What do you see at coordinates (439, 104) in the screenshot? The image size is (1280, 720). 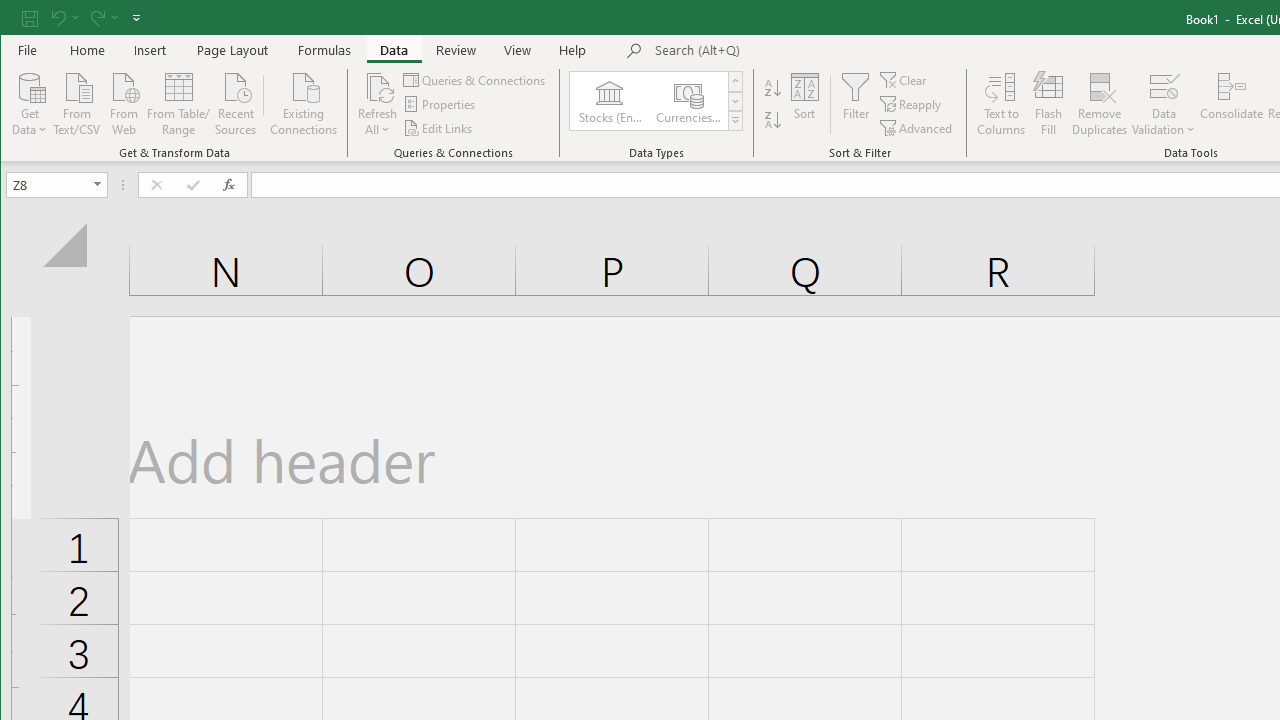 I see `'Properties'` at bounding box center [439, 104].